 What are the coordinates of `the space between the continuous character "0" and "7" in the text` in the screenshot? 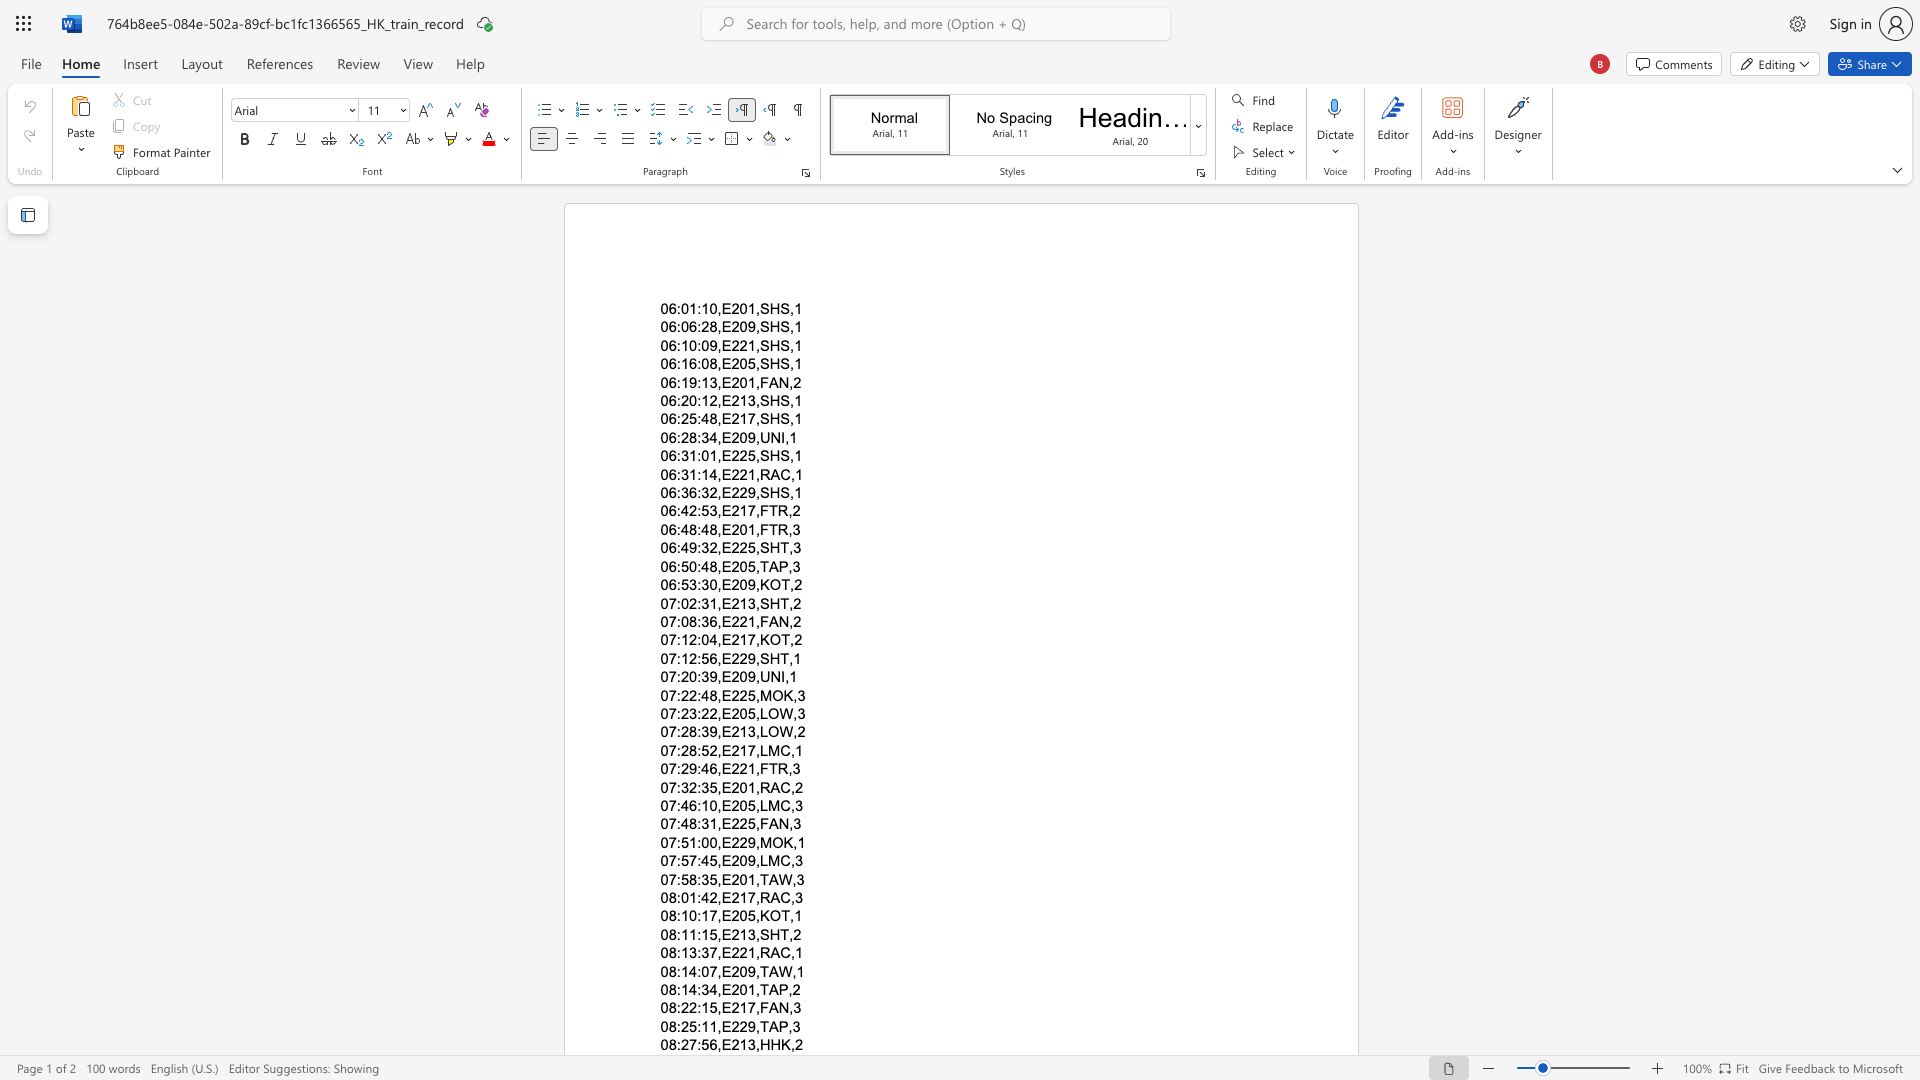 It's located at (668, 712).